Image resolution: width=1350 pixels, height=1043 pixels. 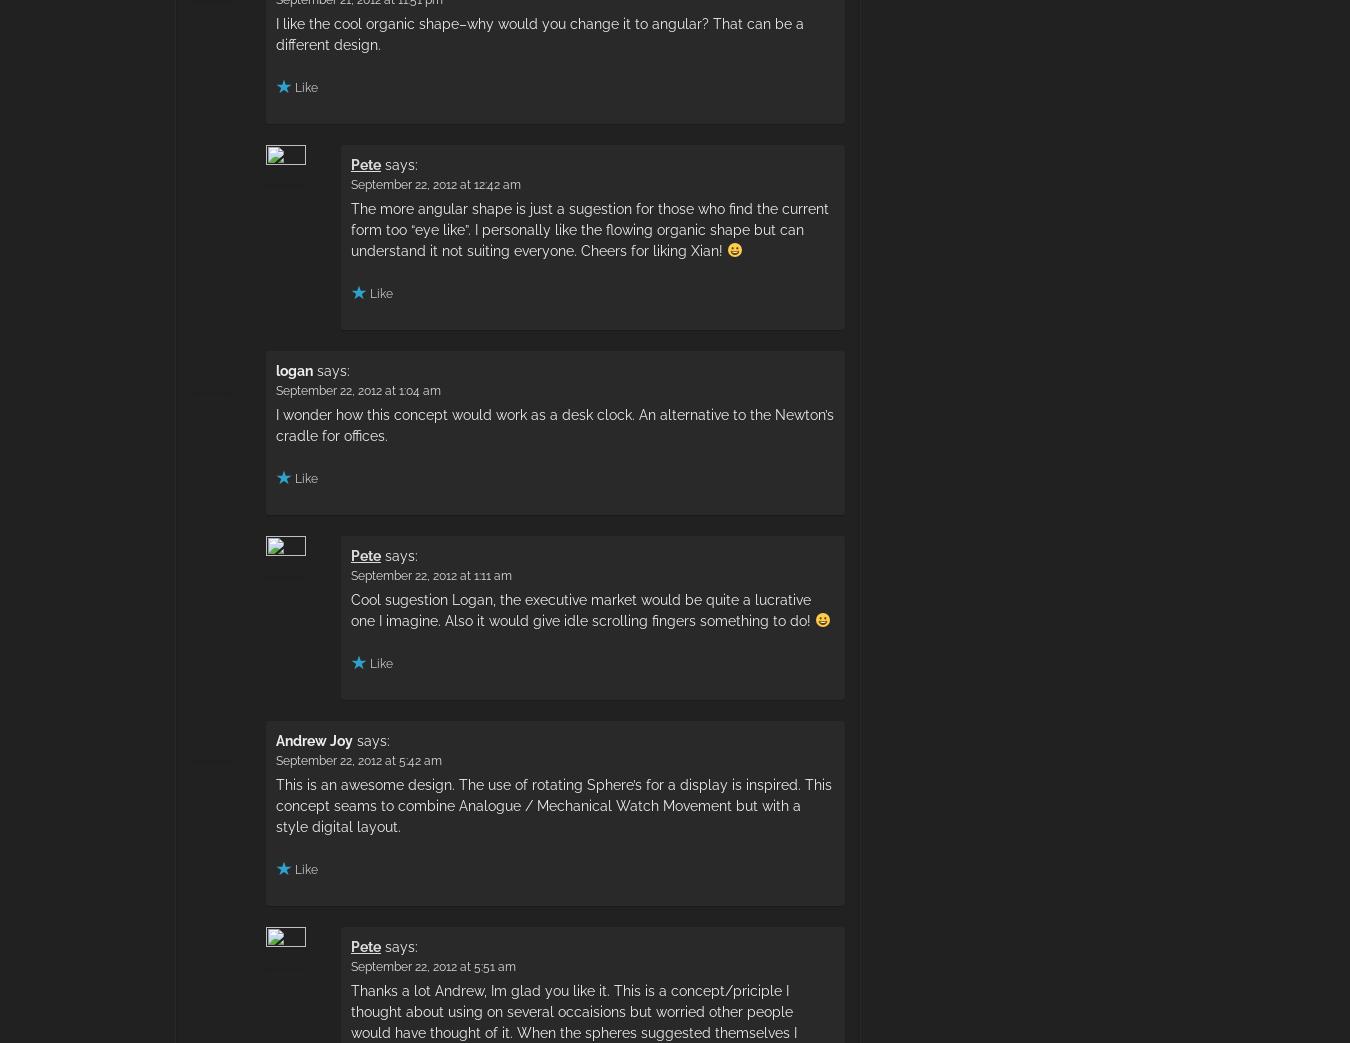 What do you see at coordinates (436, 182) in the screenshot?
I see `'September 22, 2012 at 12:42 am'` at bounding box center [436, 182].